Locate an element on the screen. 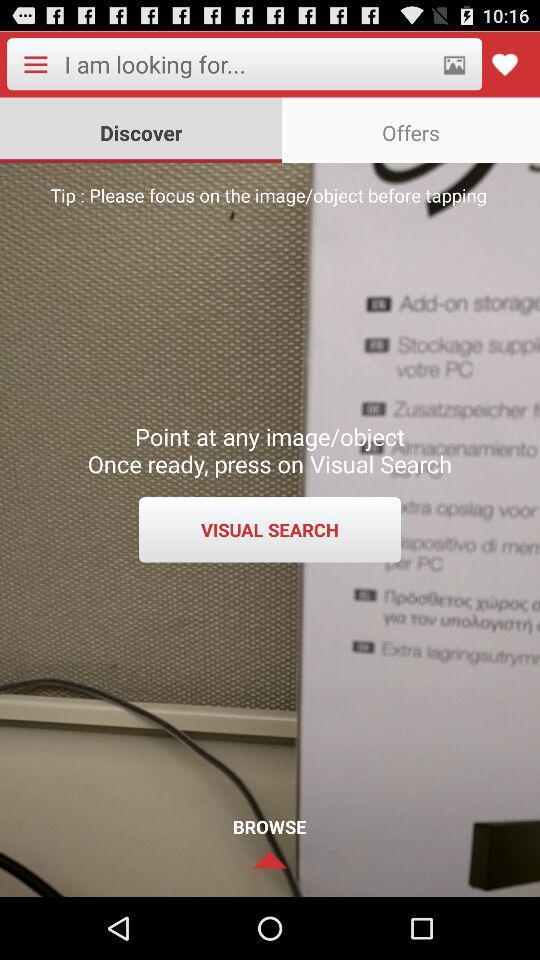  open photo gallery is located at coordinates (454, 64).